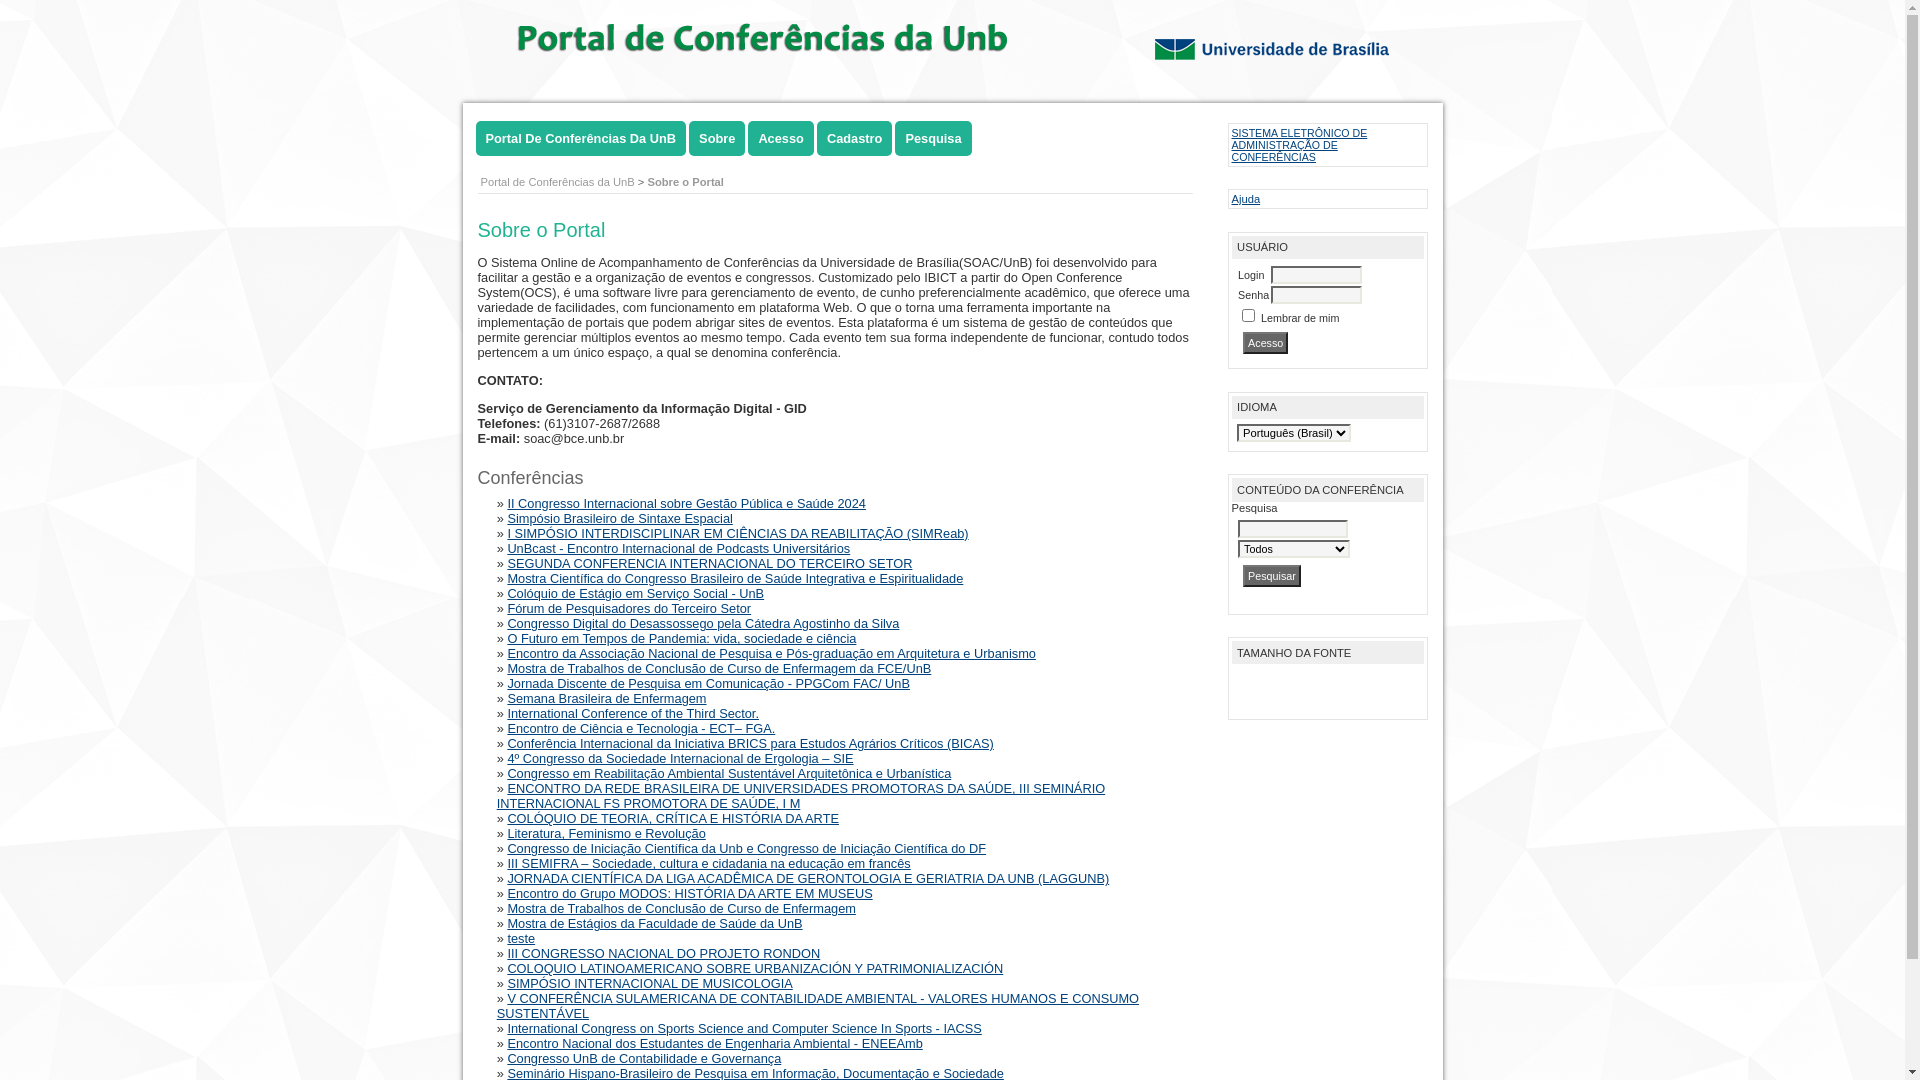 This screenshot has height=1080, width=1920. I want to click on 'teste', so click(521, 938).